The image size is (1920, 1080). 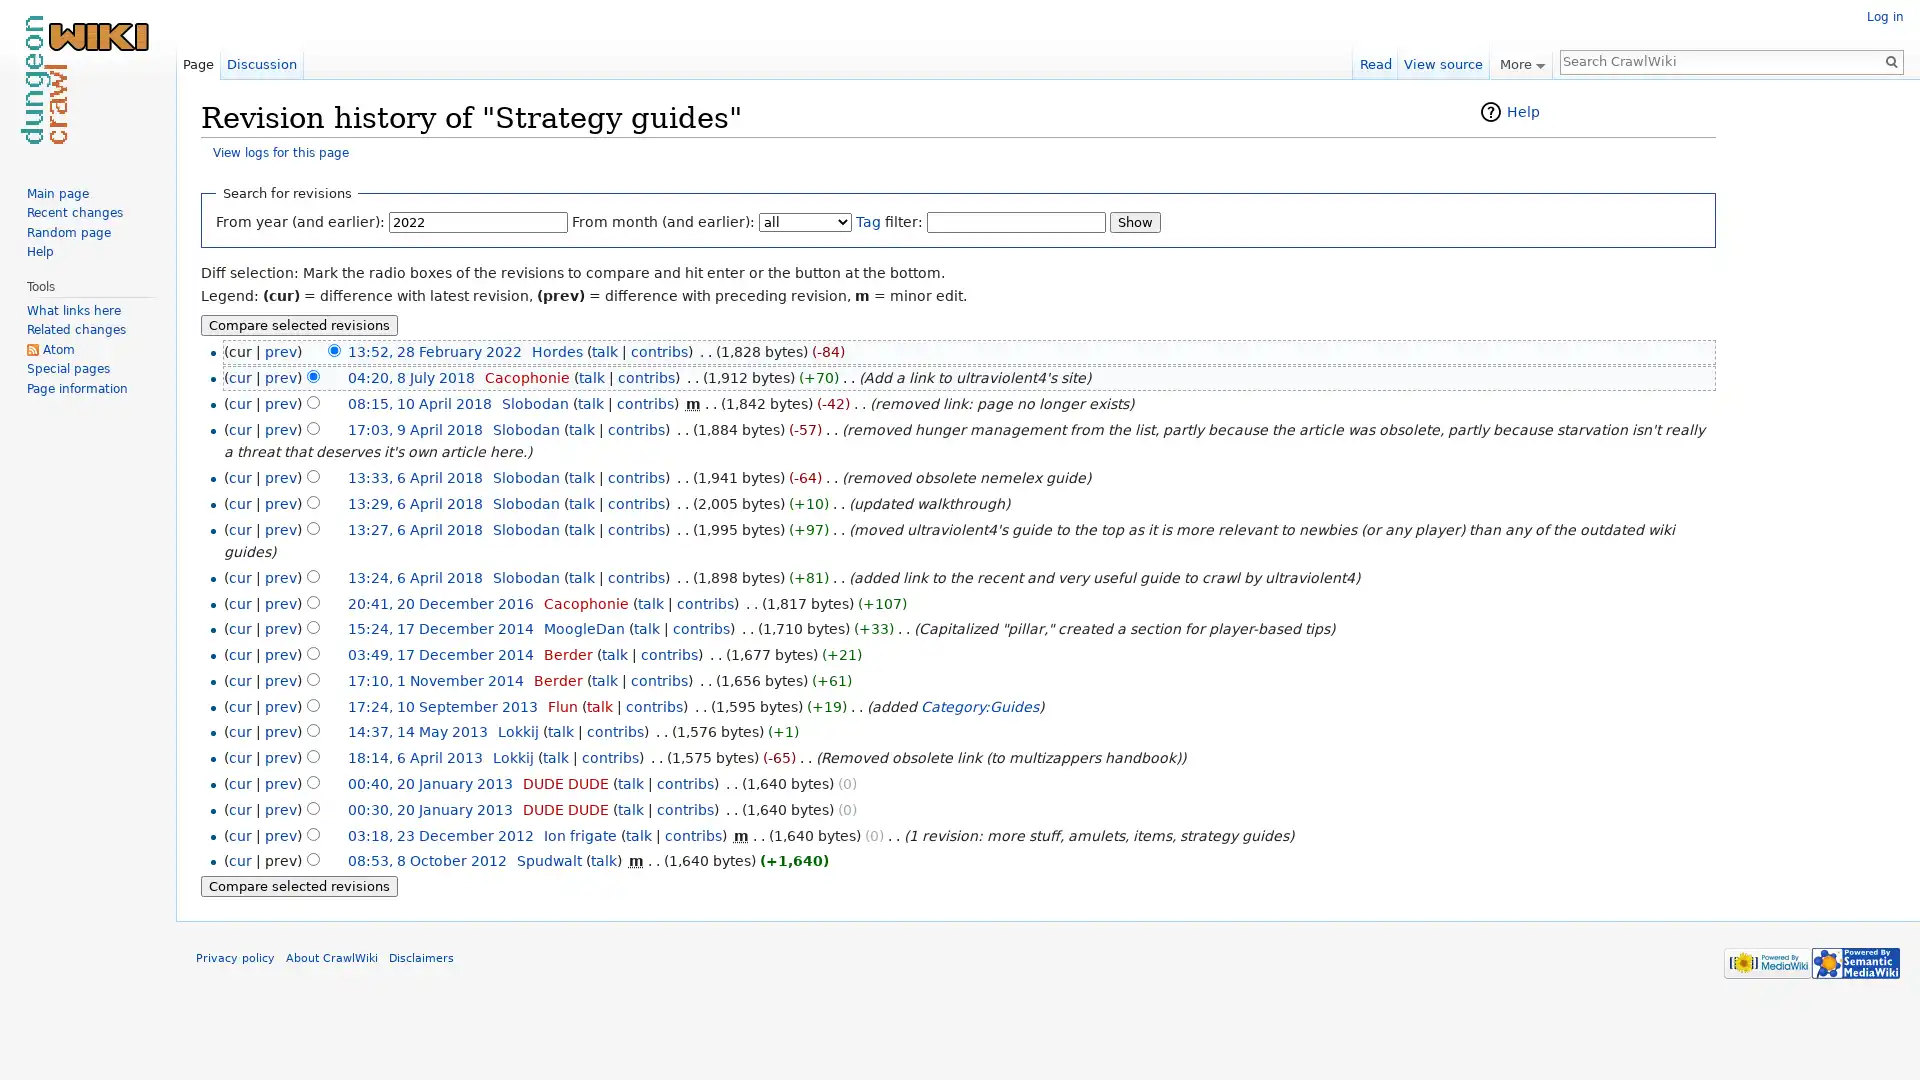 I want to click on Go, so click(x=1890, y=60).